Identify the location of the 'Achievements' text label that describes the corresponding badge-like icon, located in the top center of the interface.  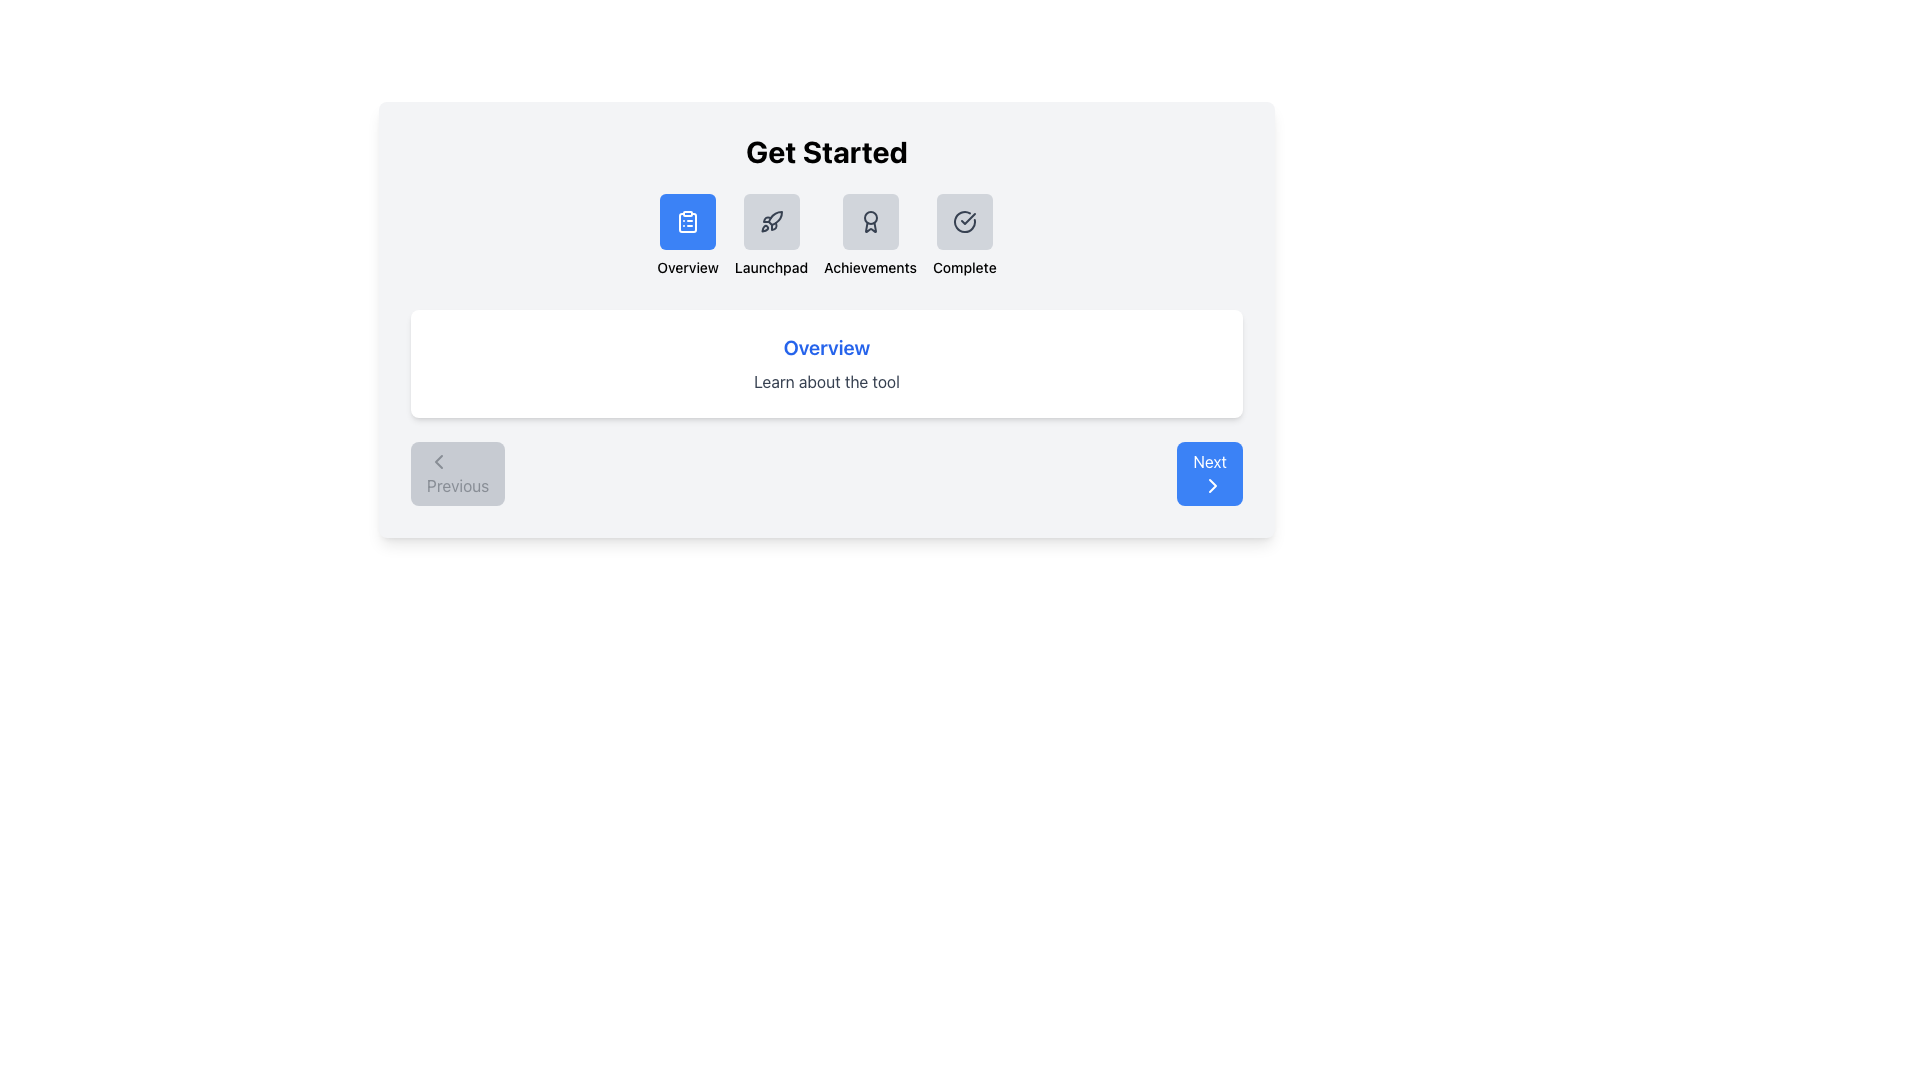
(870, 266).